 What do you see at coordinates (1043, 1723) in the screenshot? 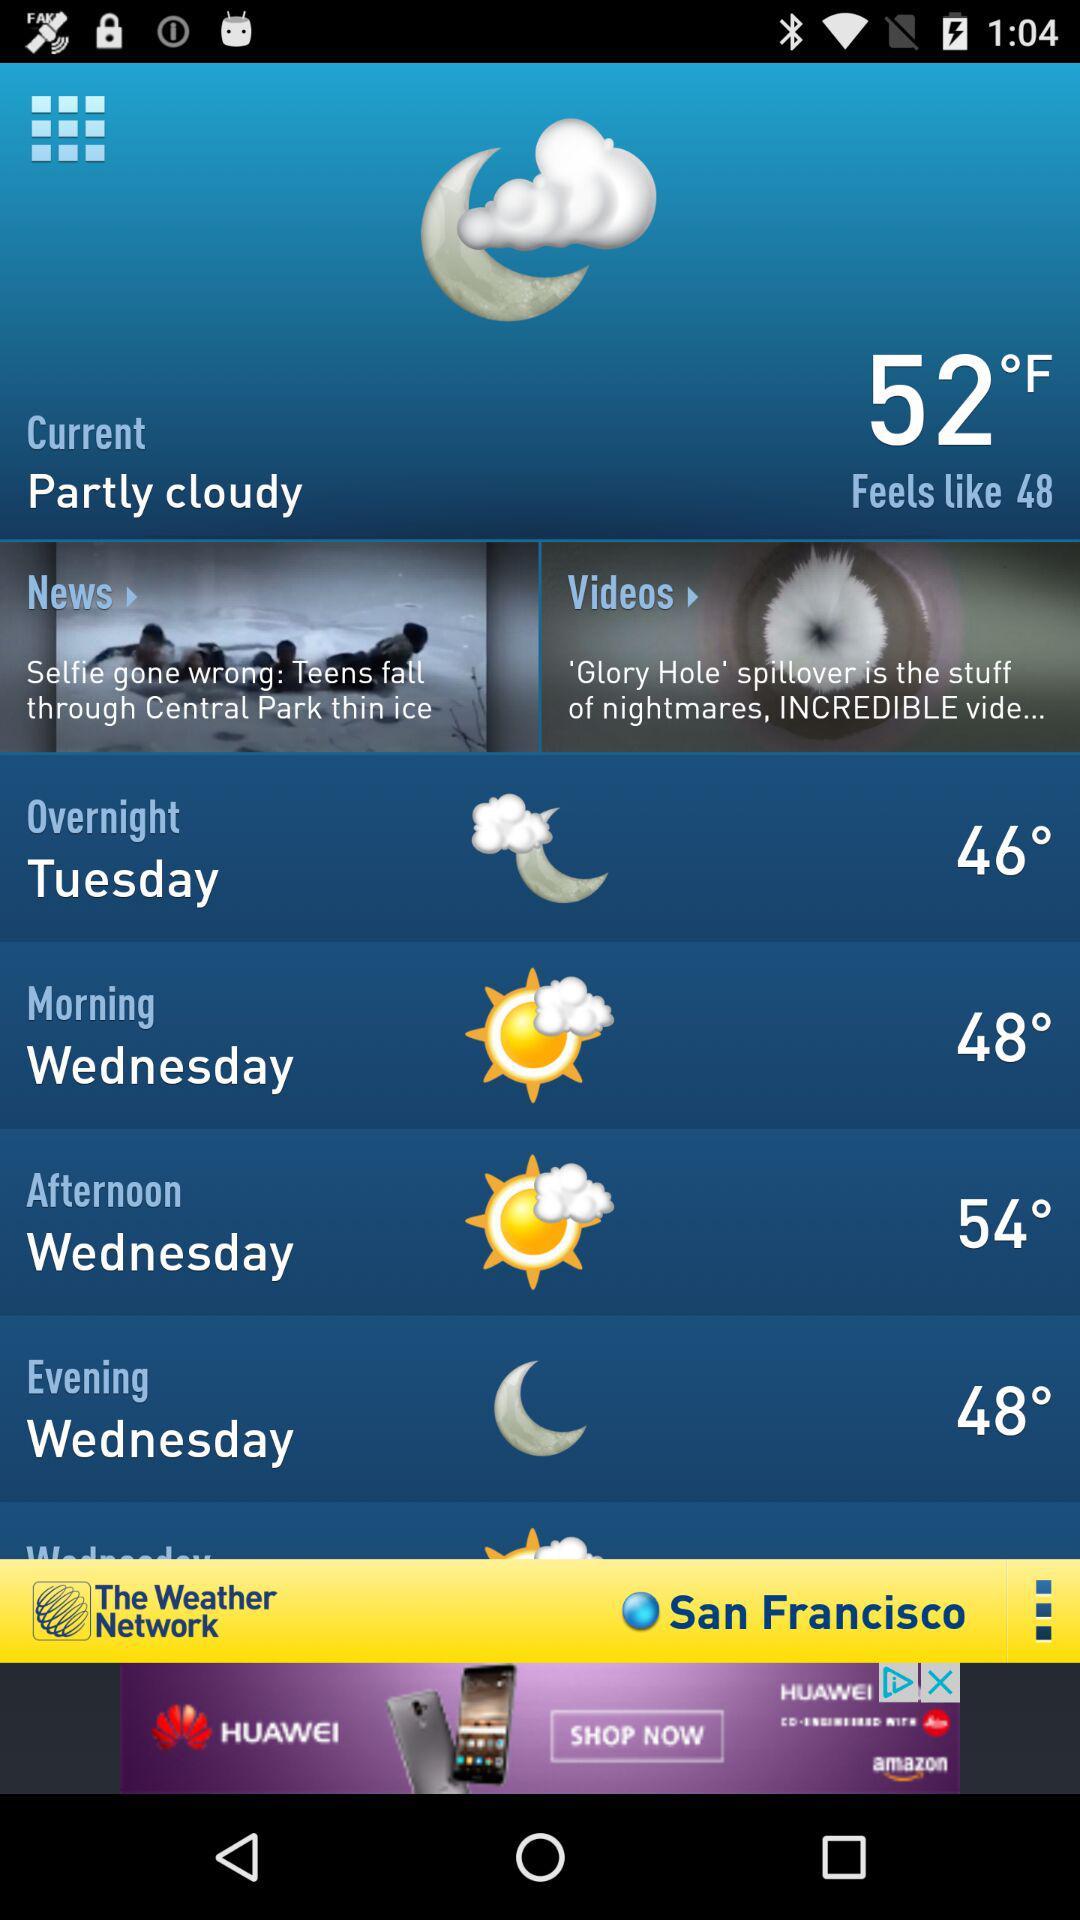
I see `the more icon` at bounding box center [1043, 1723].